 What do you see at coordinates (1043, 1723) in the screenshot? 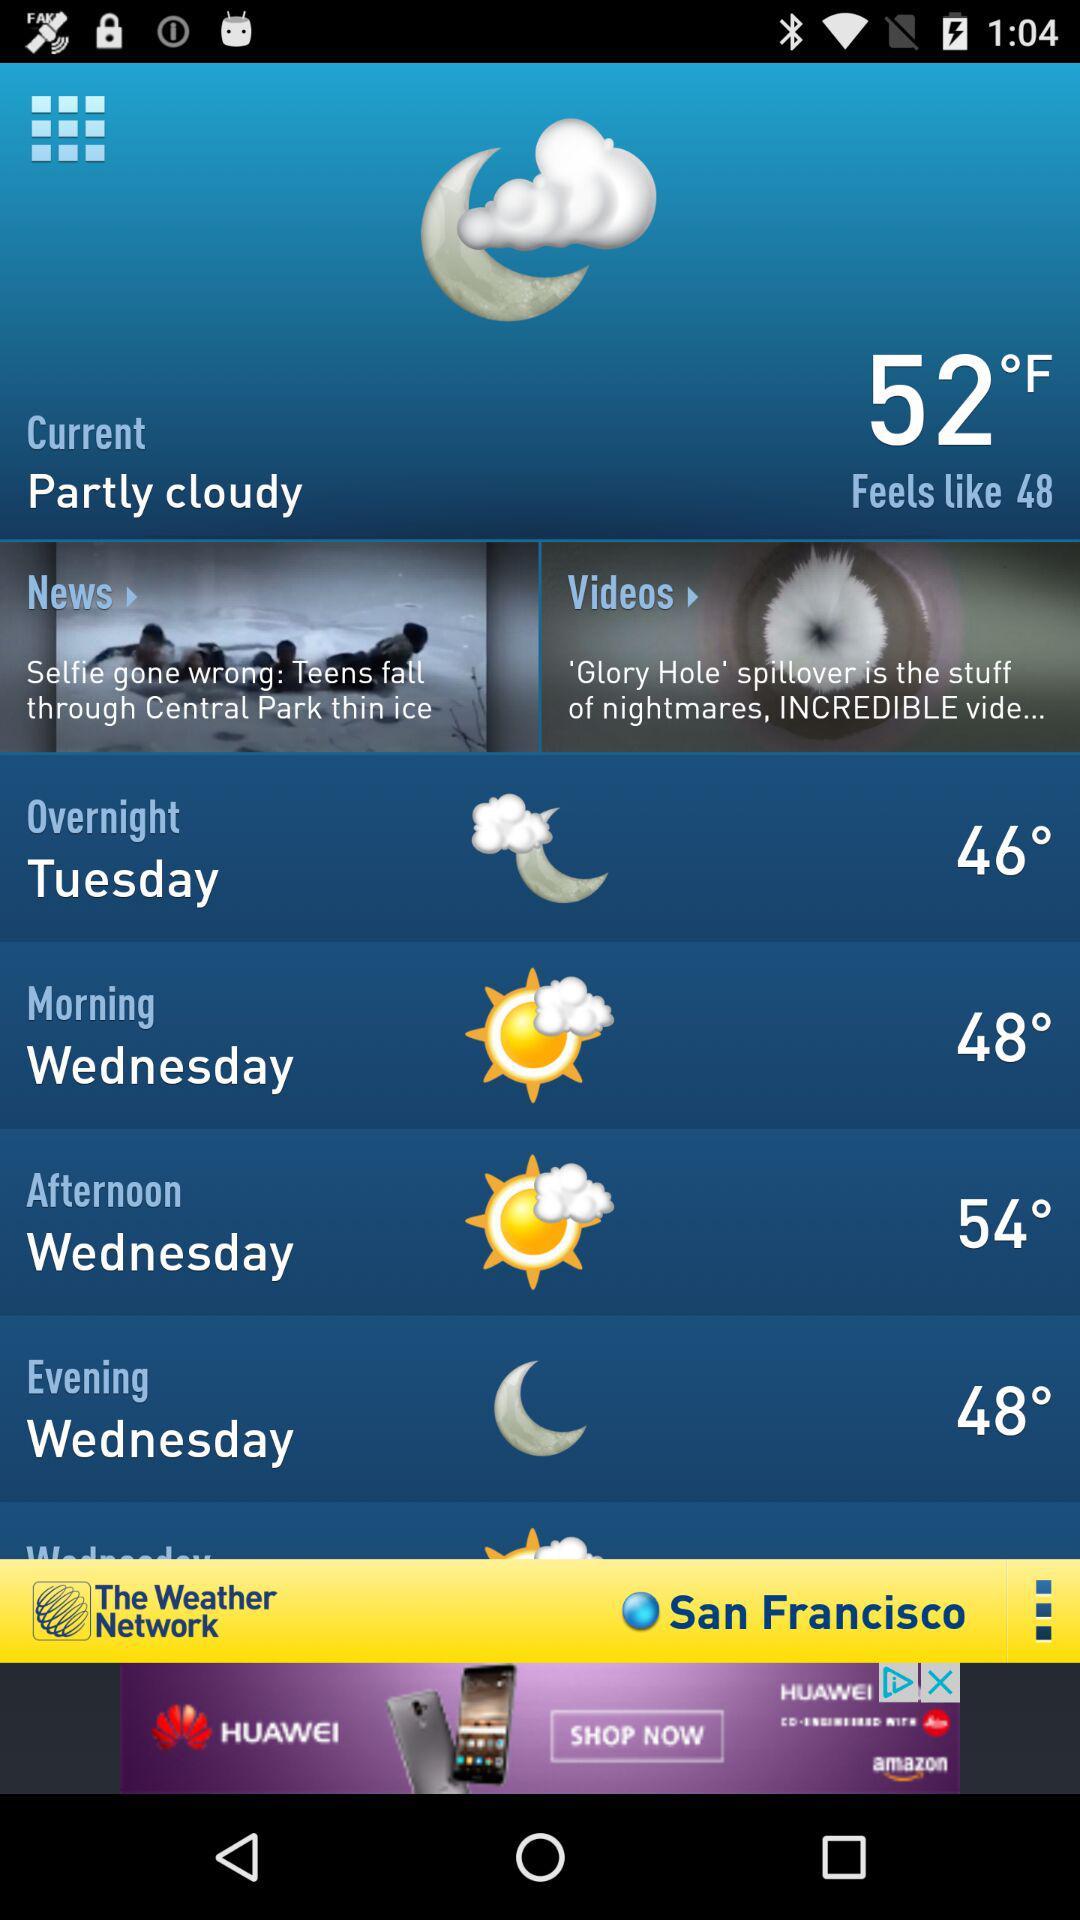
I see `the more icon` at bounding box center [1043, 1723].